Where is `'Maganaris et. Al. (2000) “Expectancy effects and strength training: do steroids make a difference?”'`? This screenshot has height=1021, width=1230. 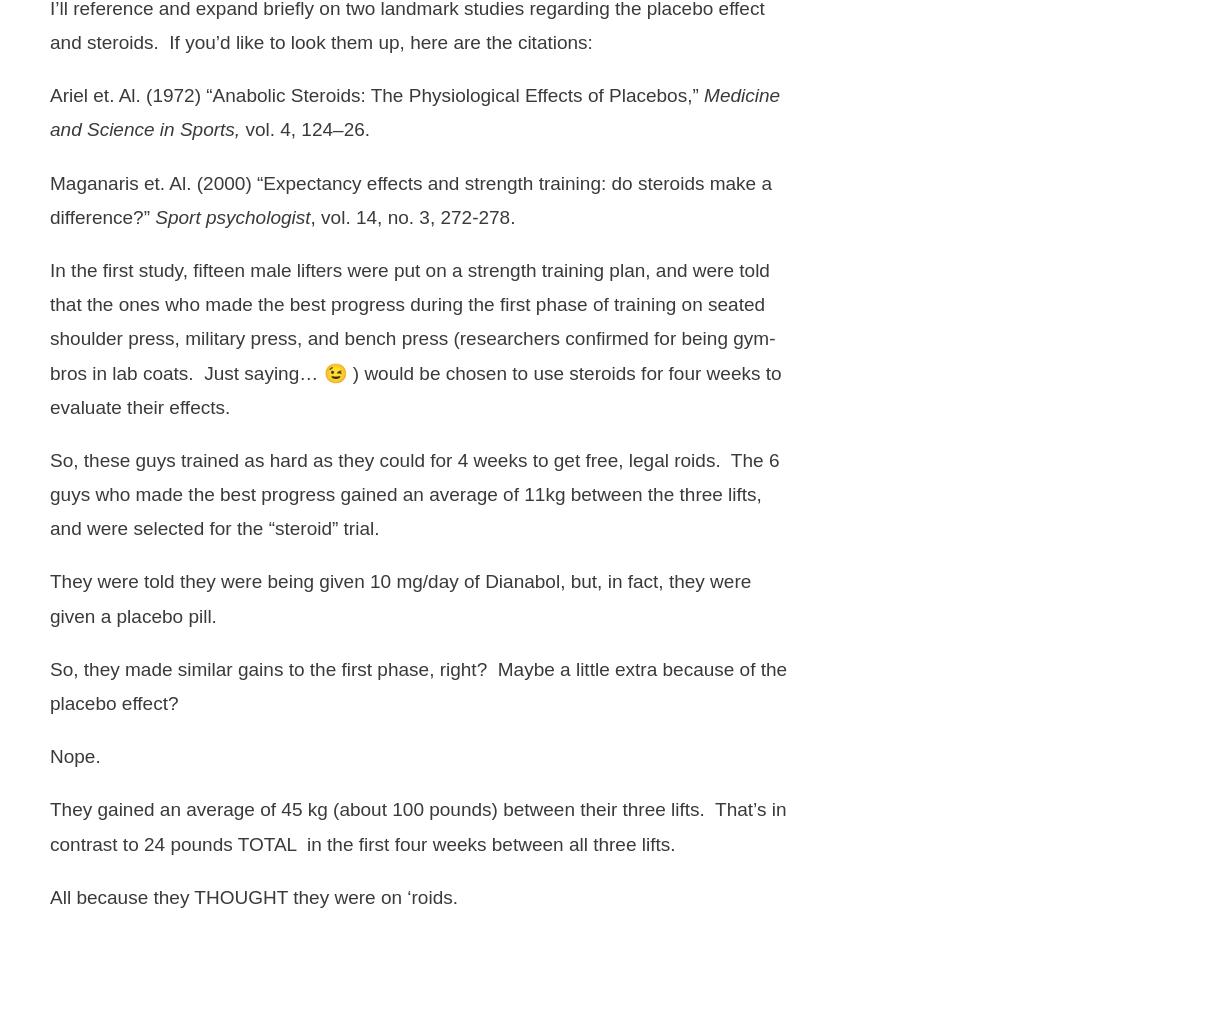 'Maganaris et. Al. (2000) “Expectancy effects and strength training: do steroids make a difference?”' is located at coordinates (409, 199).